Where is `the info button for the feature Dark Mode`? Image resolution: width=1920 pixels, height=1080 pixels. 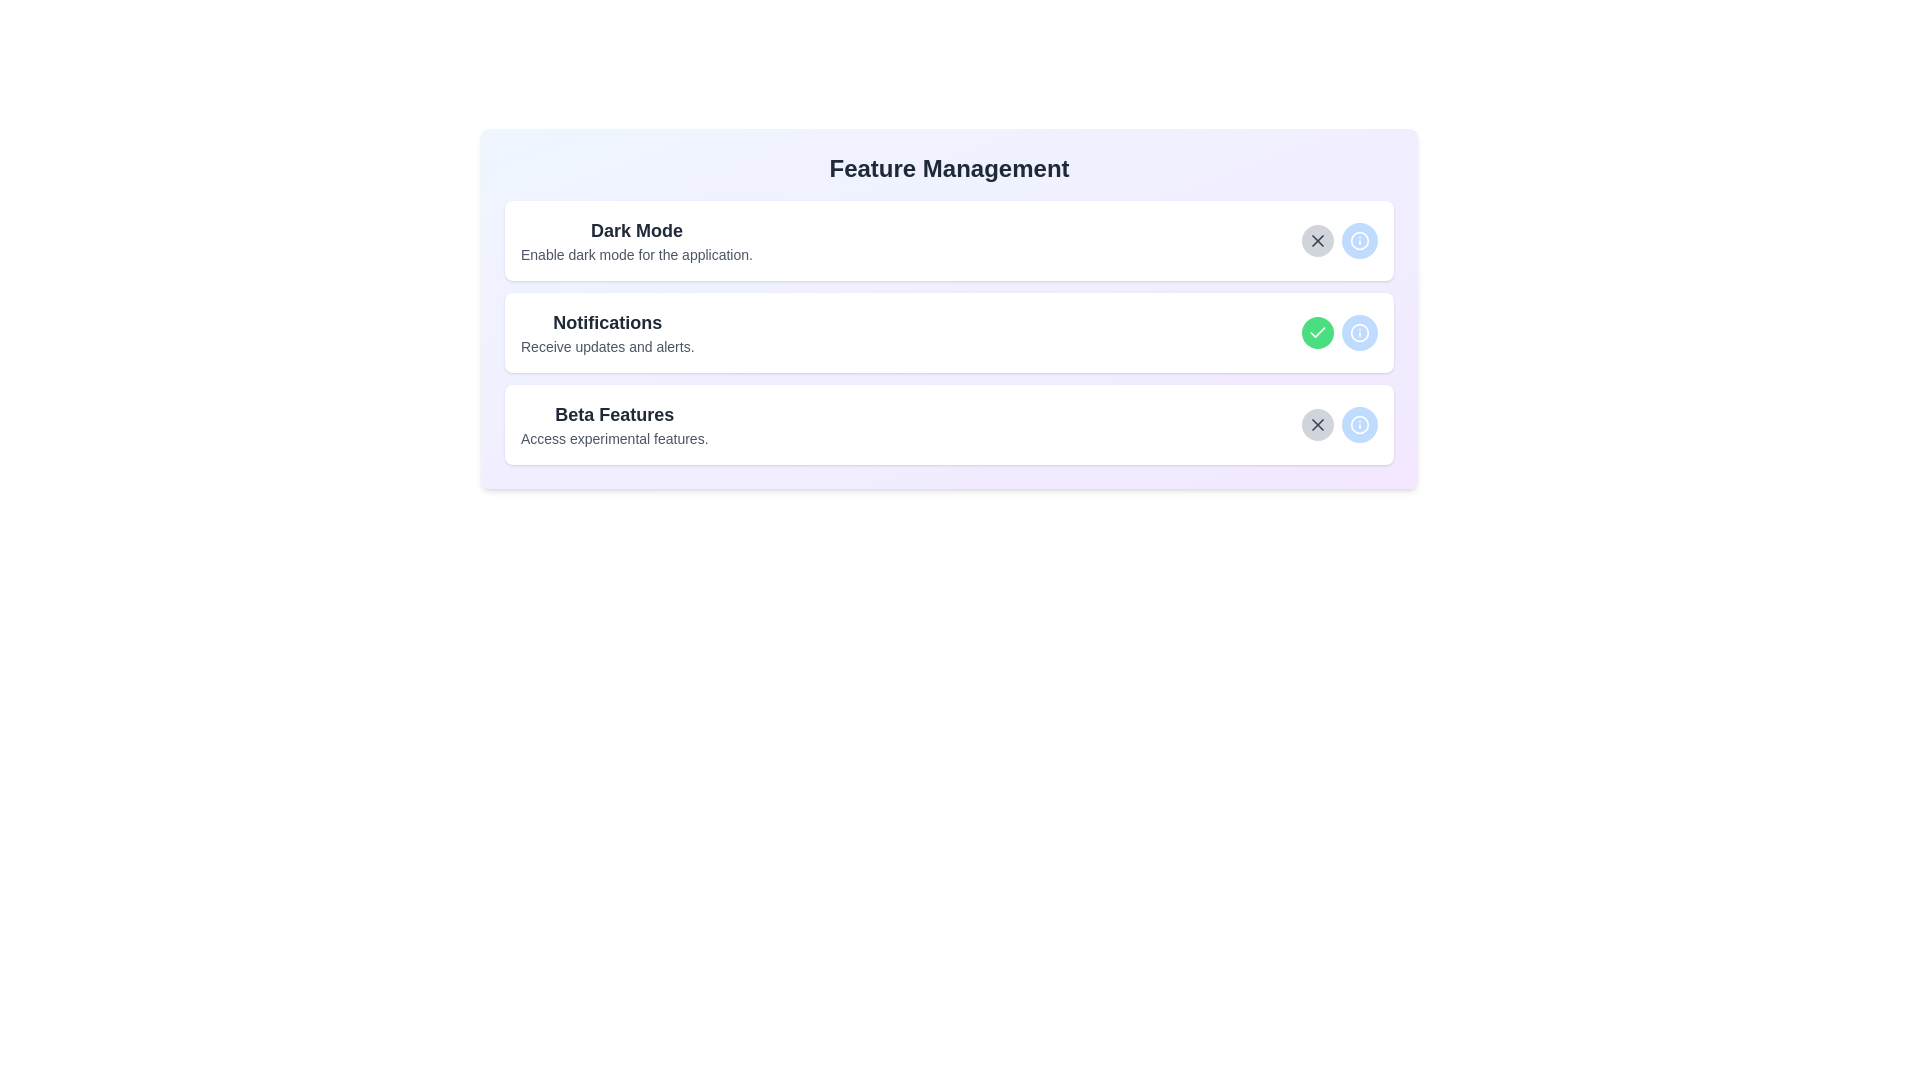
the info button for the feature Dark Mode is located at coordinates (1359, 239).